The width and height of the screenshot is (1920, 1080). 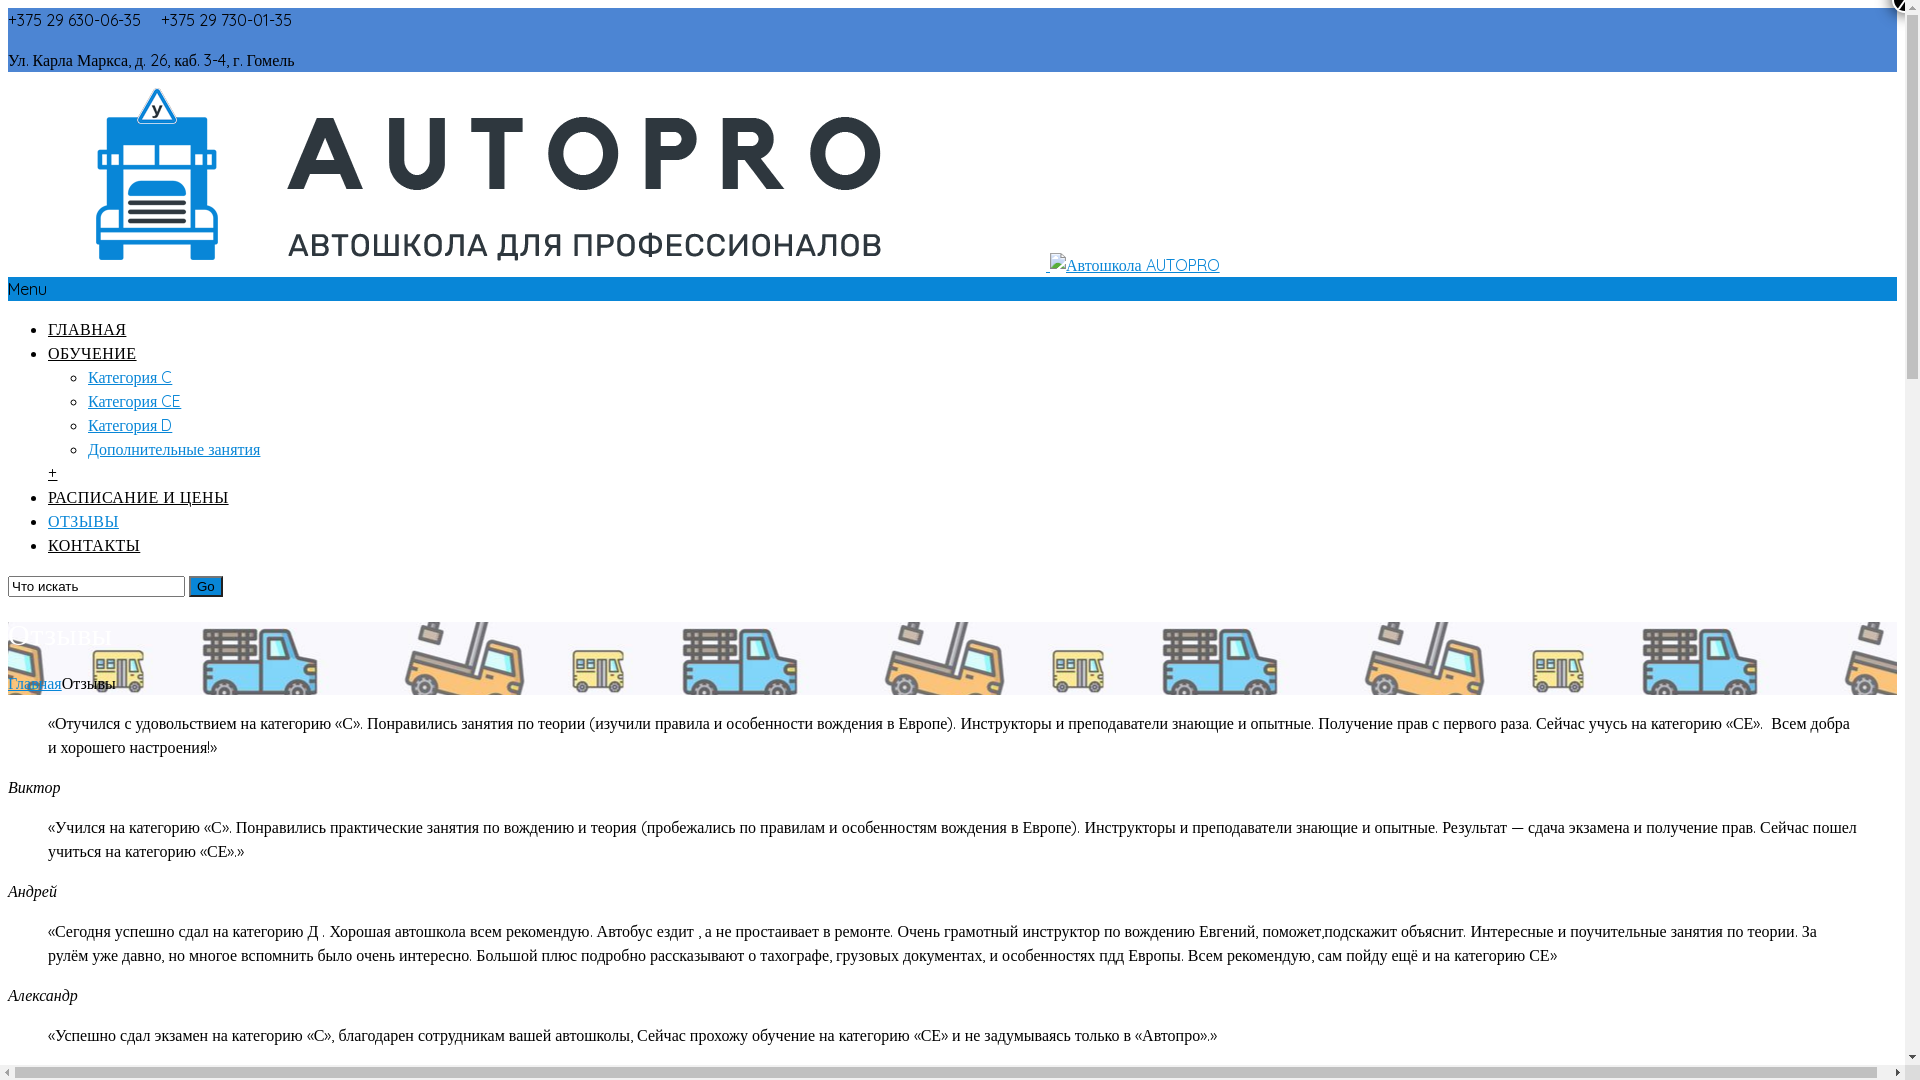 What do you see at coordinates (206, 585) in the screenshot?
I see `'Go'` at bounding box center [206, 585].